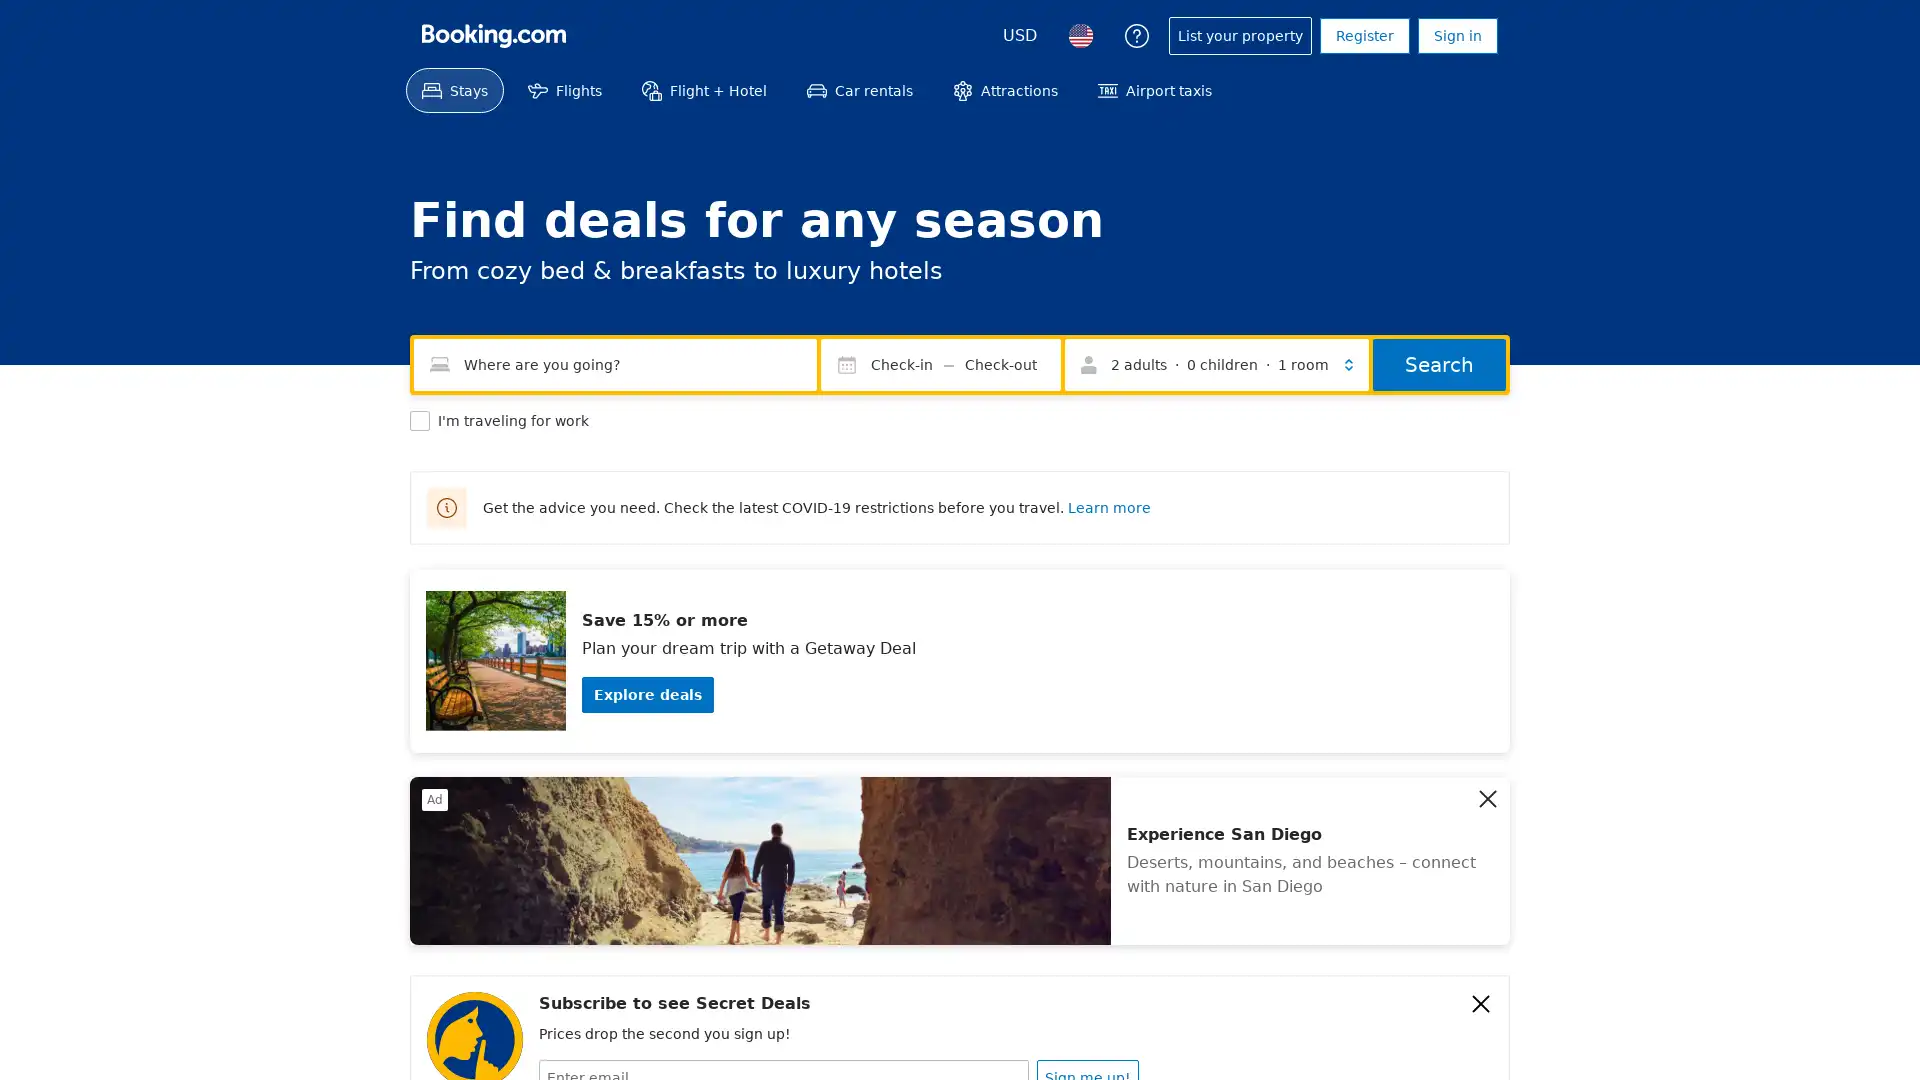  Describe the element at coordinates (1019, 35) in the screenshot. I see `Choose your currency. Your current currency is U.S. Dollar` at that location.